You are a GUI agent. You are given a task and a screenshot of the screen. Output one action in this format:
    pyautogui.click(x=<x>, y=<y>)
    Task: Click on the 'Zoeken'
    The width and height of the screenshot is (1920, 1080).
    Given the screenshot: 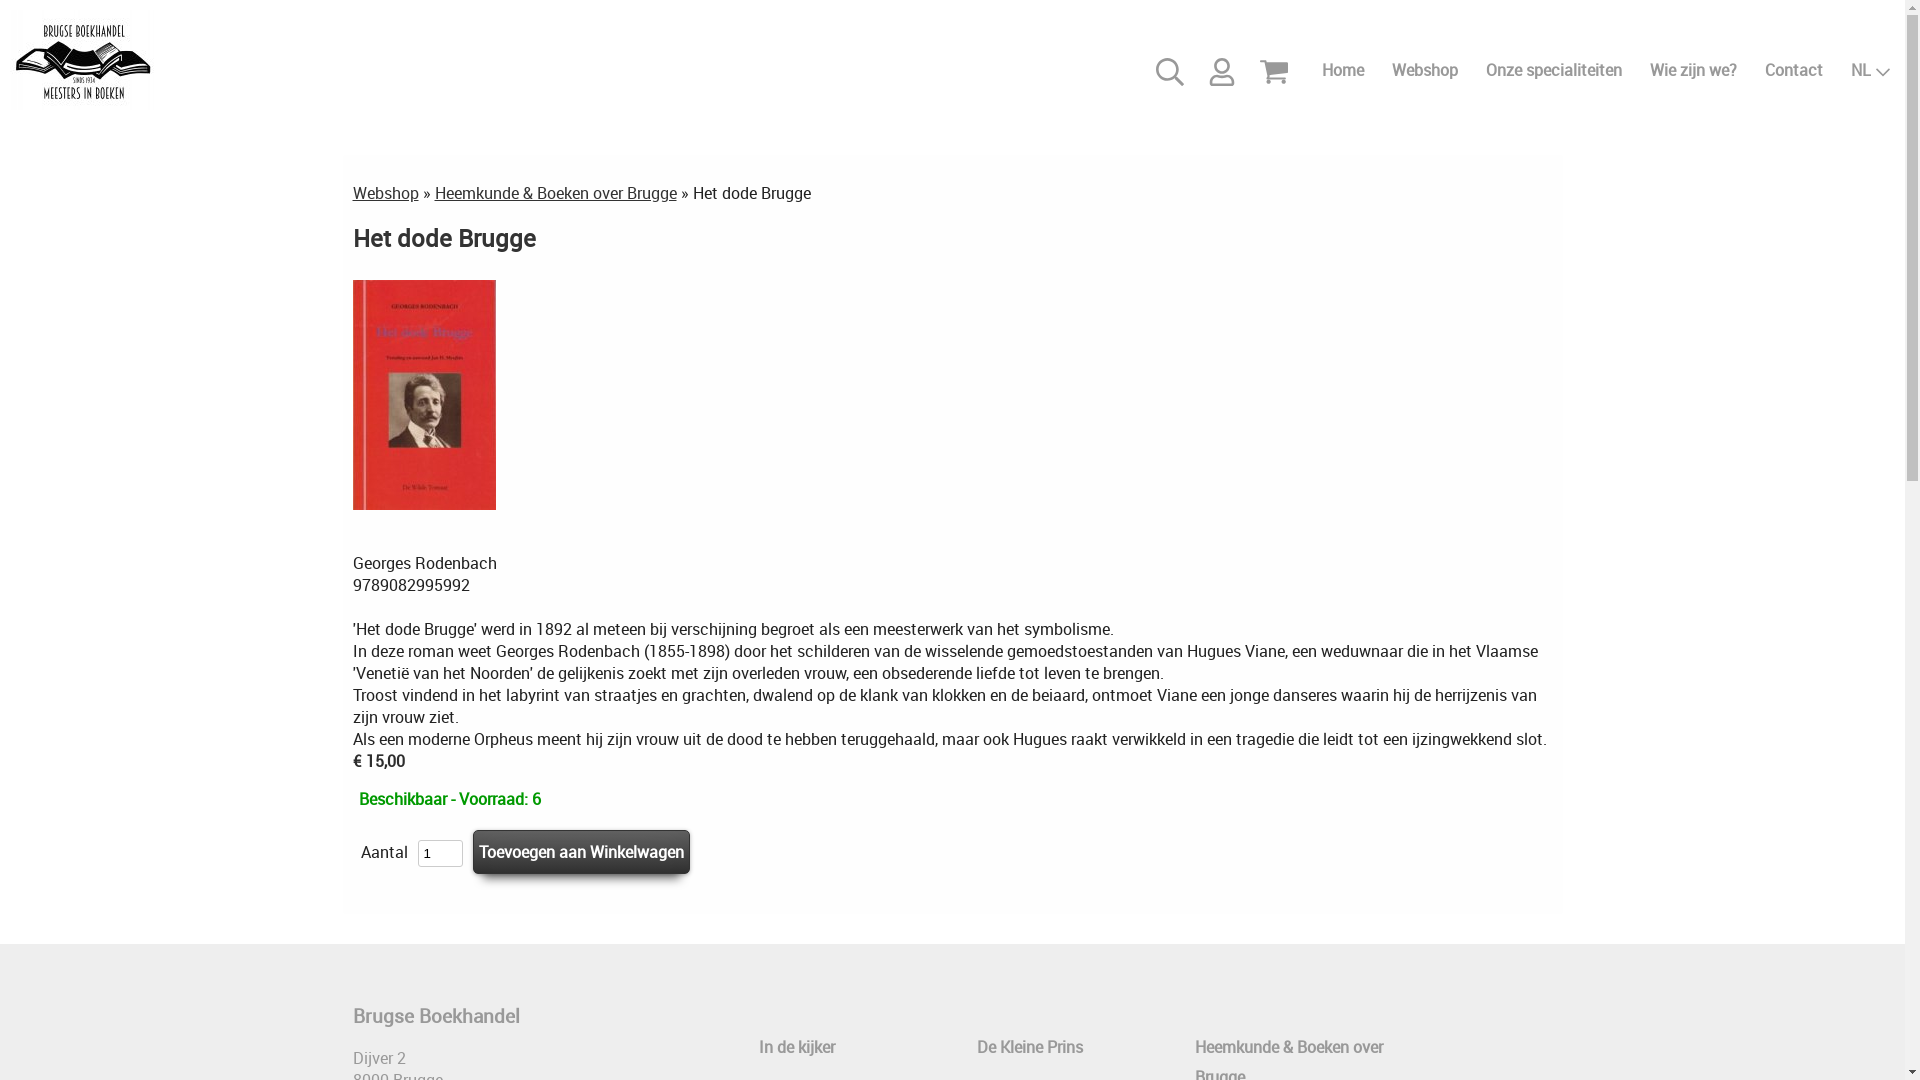 What is the action you would take?
    pyautogui.click(x=1170, y=68)
    